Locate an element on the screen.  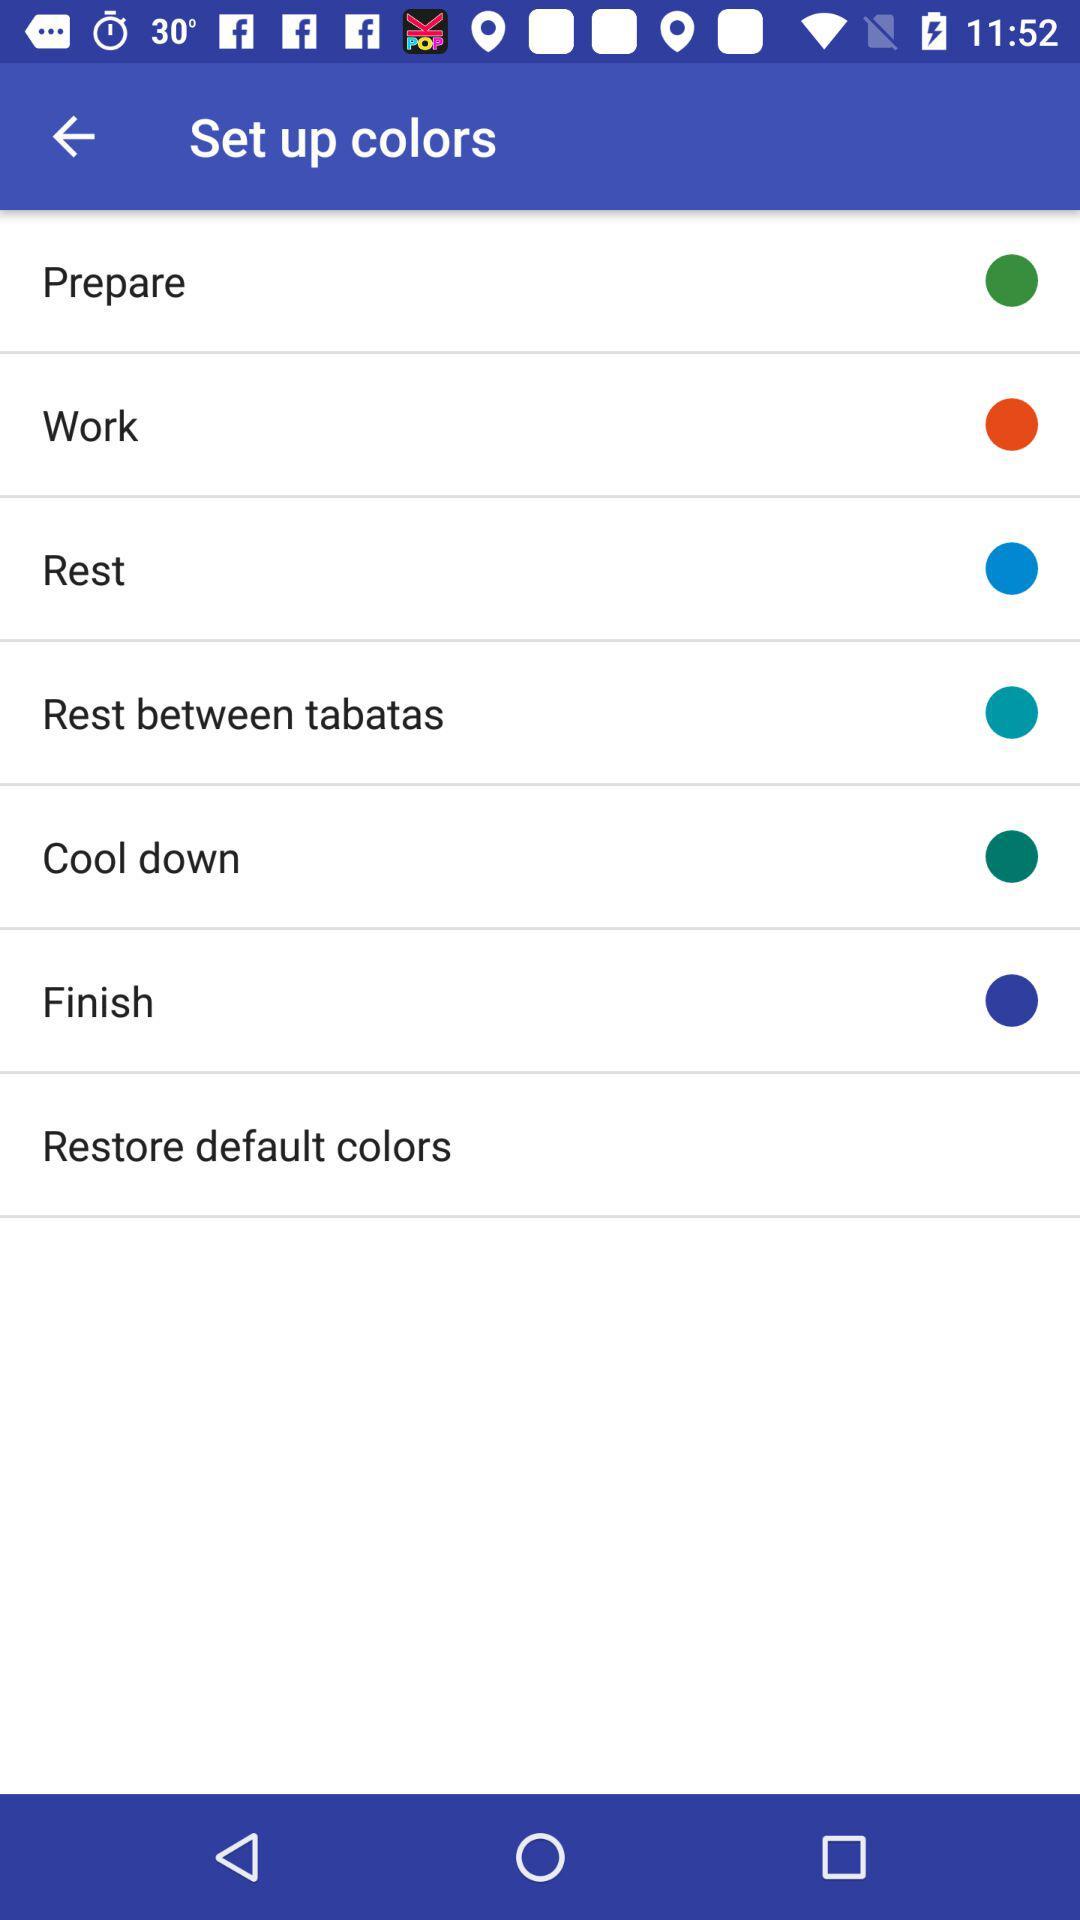
icon above rest icon is located at coordinates (88, 423).